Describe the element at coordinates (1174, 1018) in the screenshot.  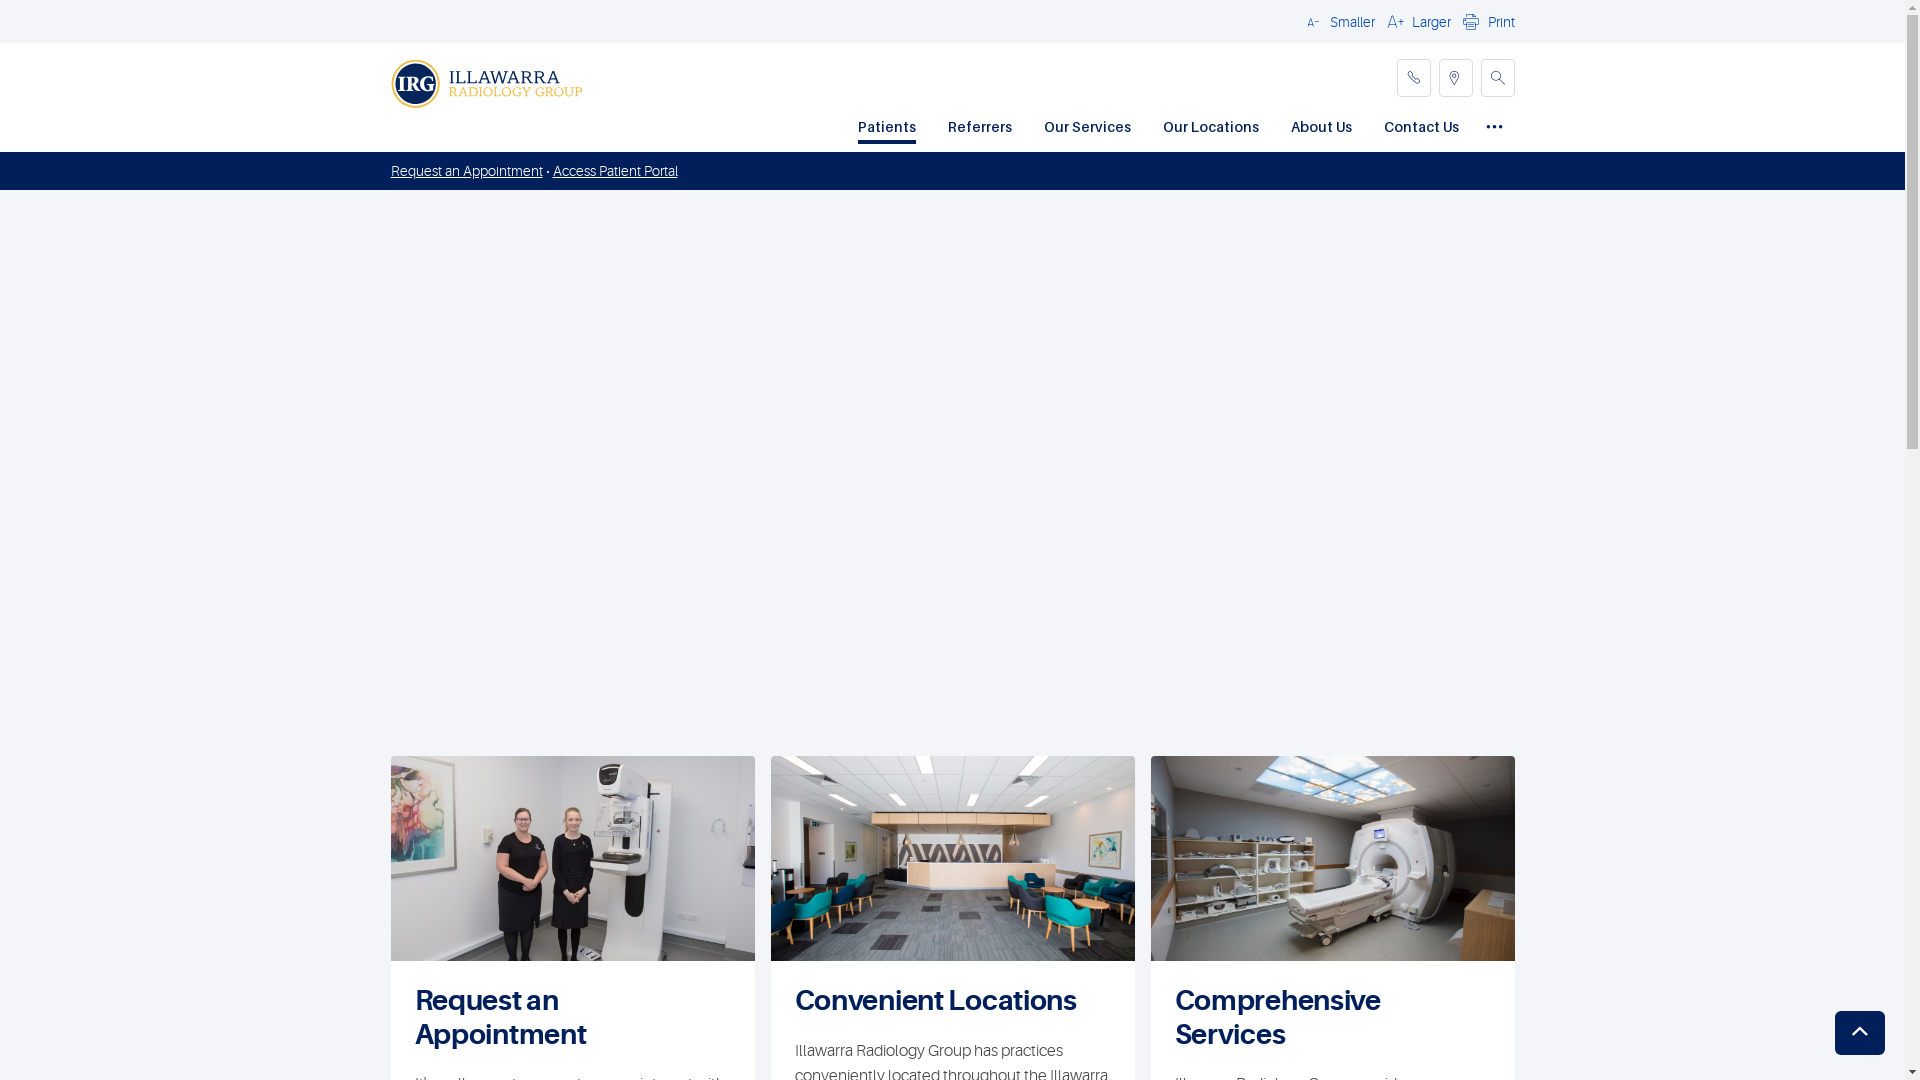
I see `'Comprehensive Services'` at that location.